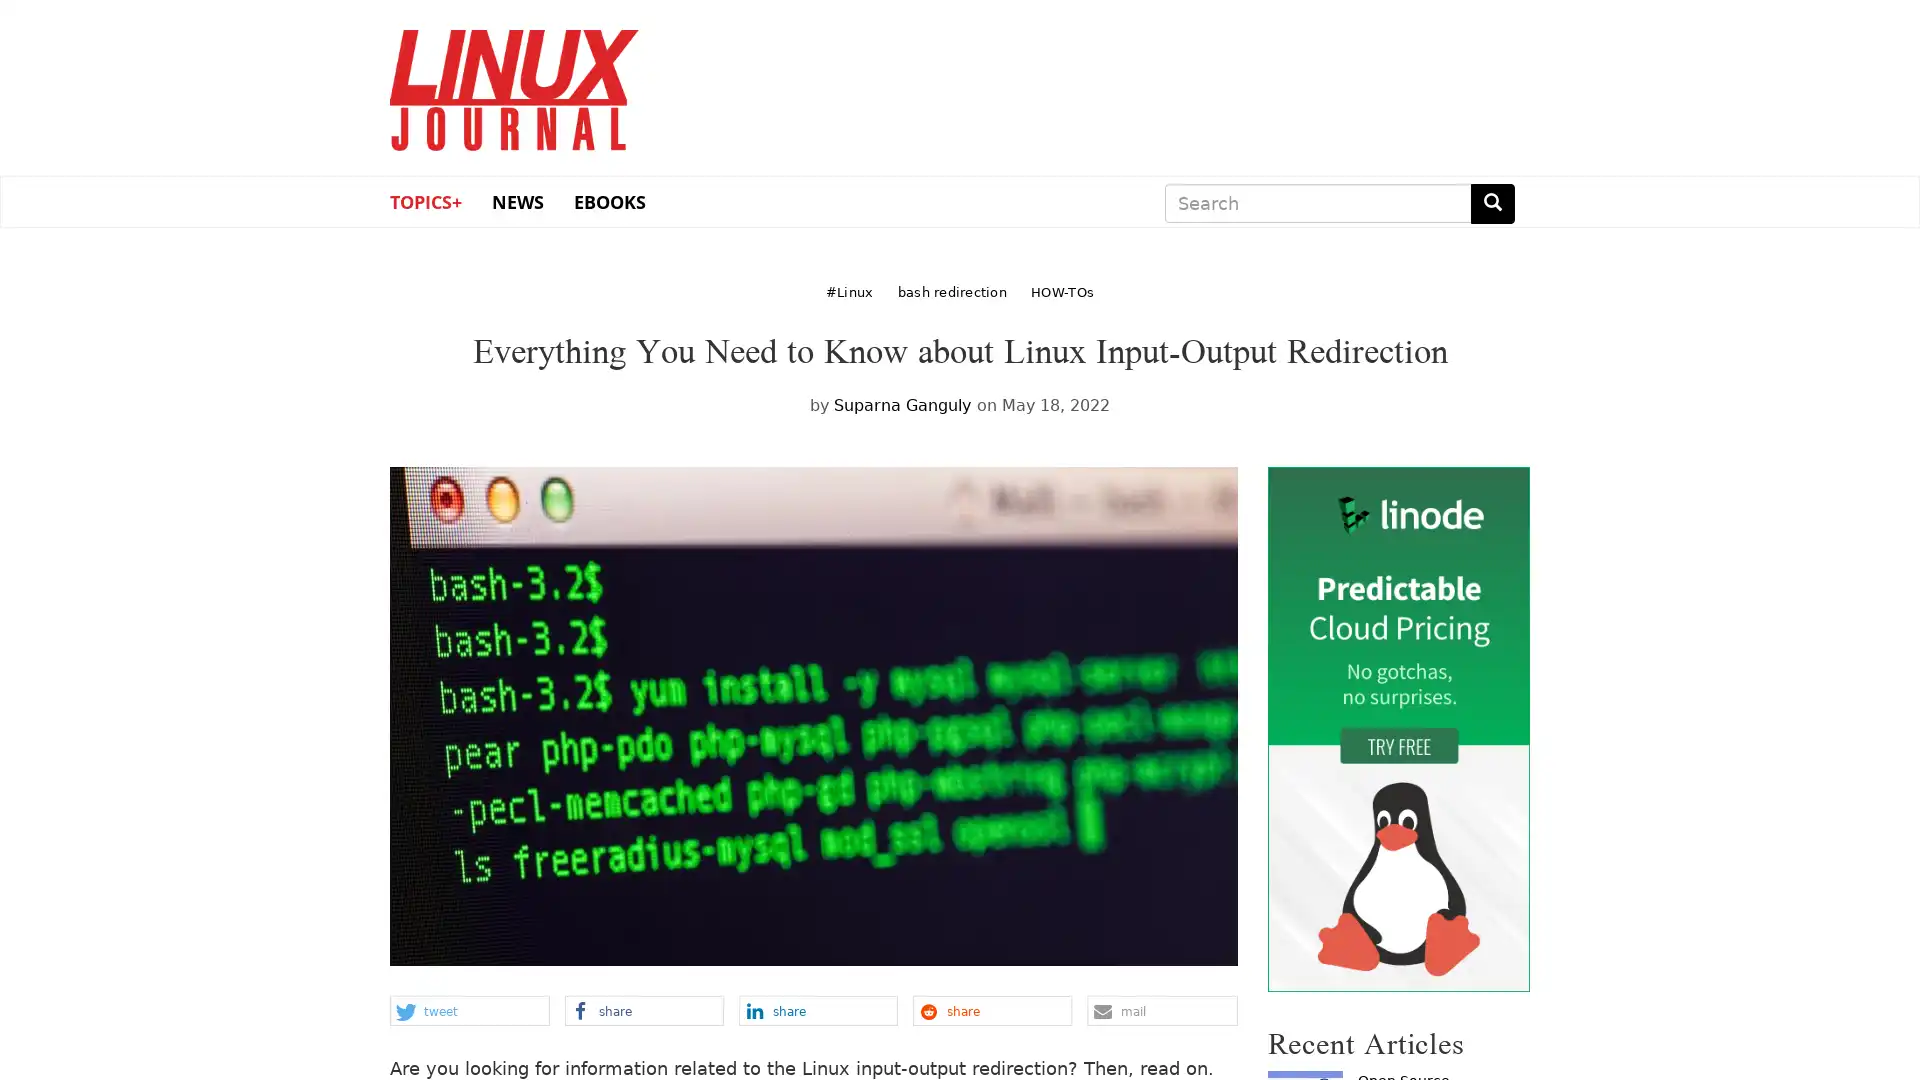 This screenshot has height=1080, width=1920. Describe the element at coordinates (1161, 1010) in the screenshot. I see `Send by email` at that location.